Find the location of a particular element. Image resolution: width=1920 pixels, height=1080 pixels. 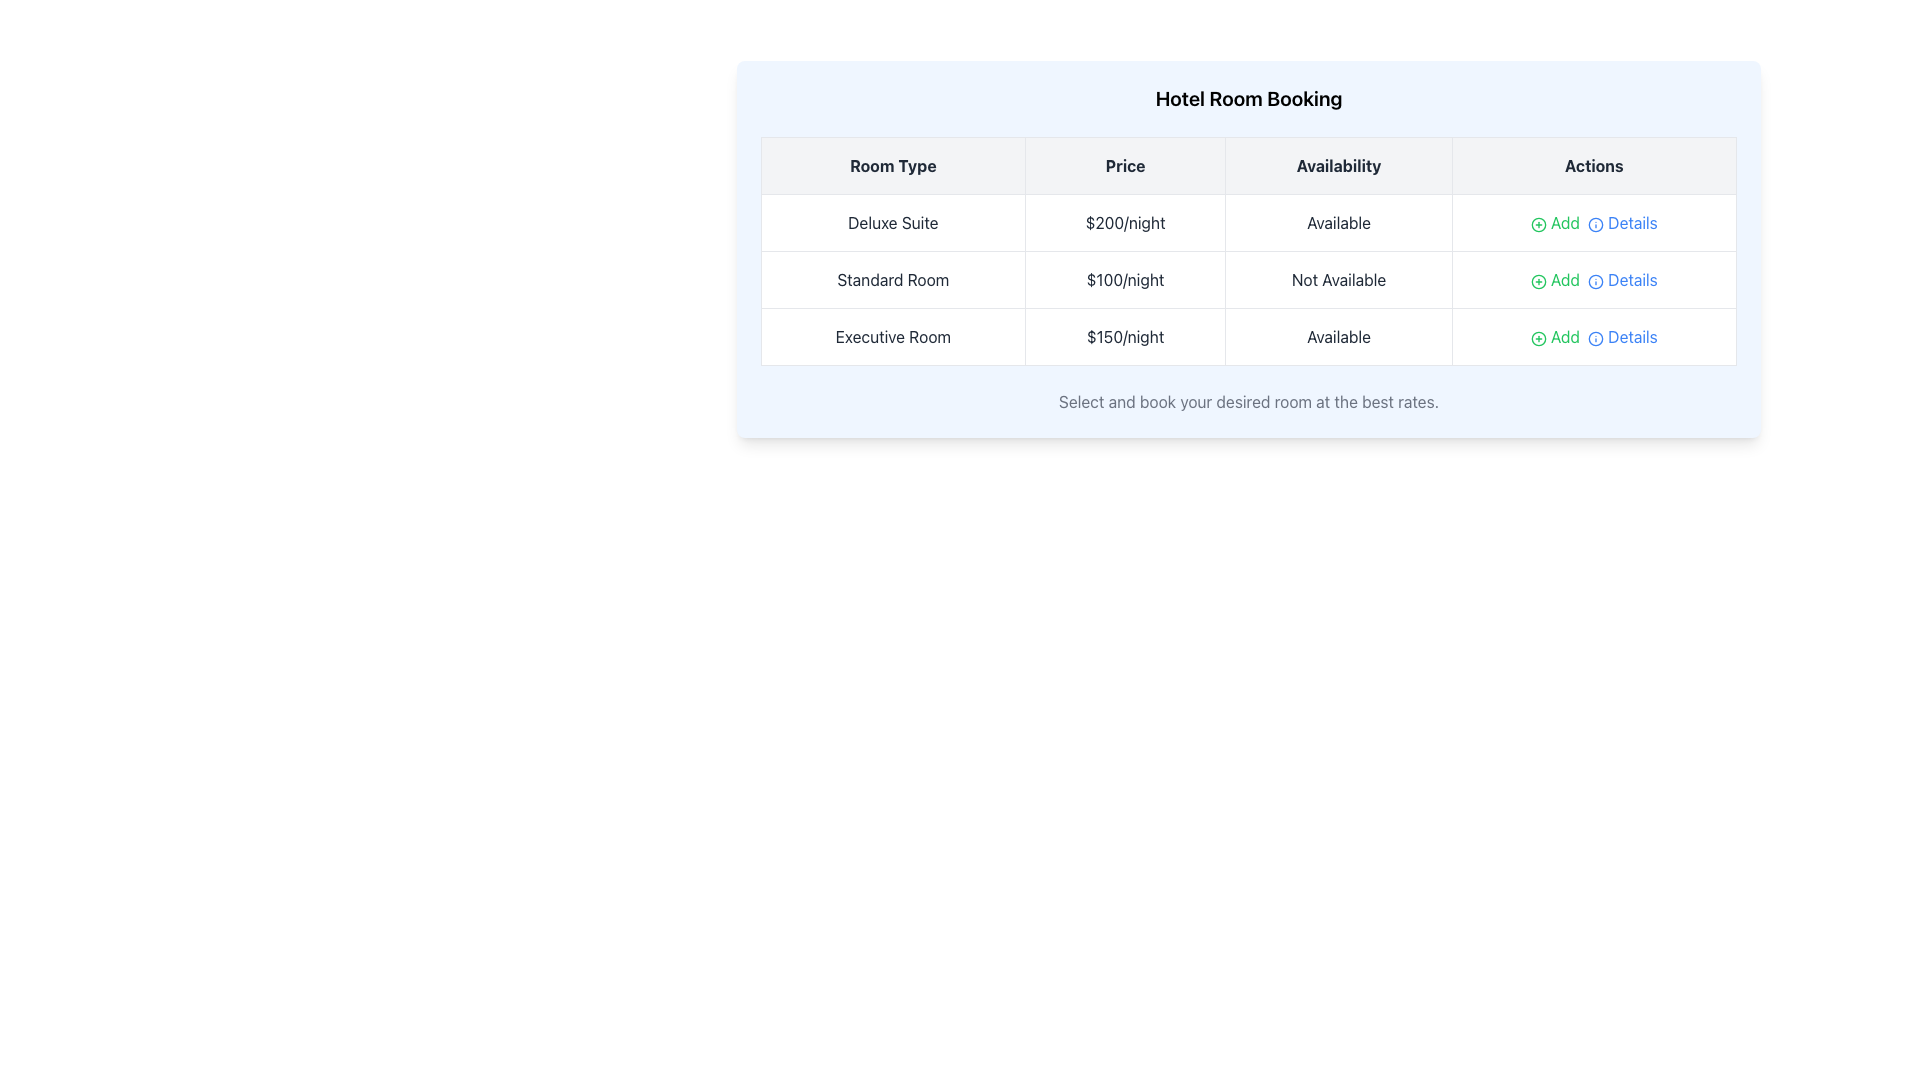

the 'Standard Room' text link with an accompanying icon, located as the second action button in the 'Actions' column of the second row in the 'Hotel Room Booking' table is located at coordinates (1622, 280).